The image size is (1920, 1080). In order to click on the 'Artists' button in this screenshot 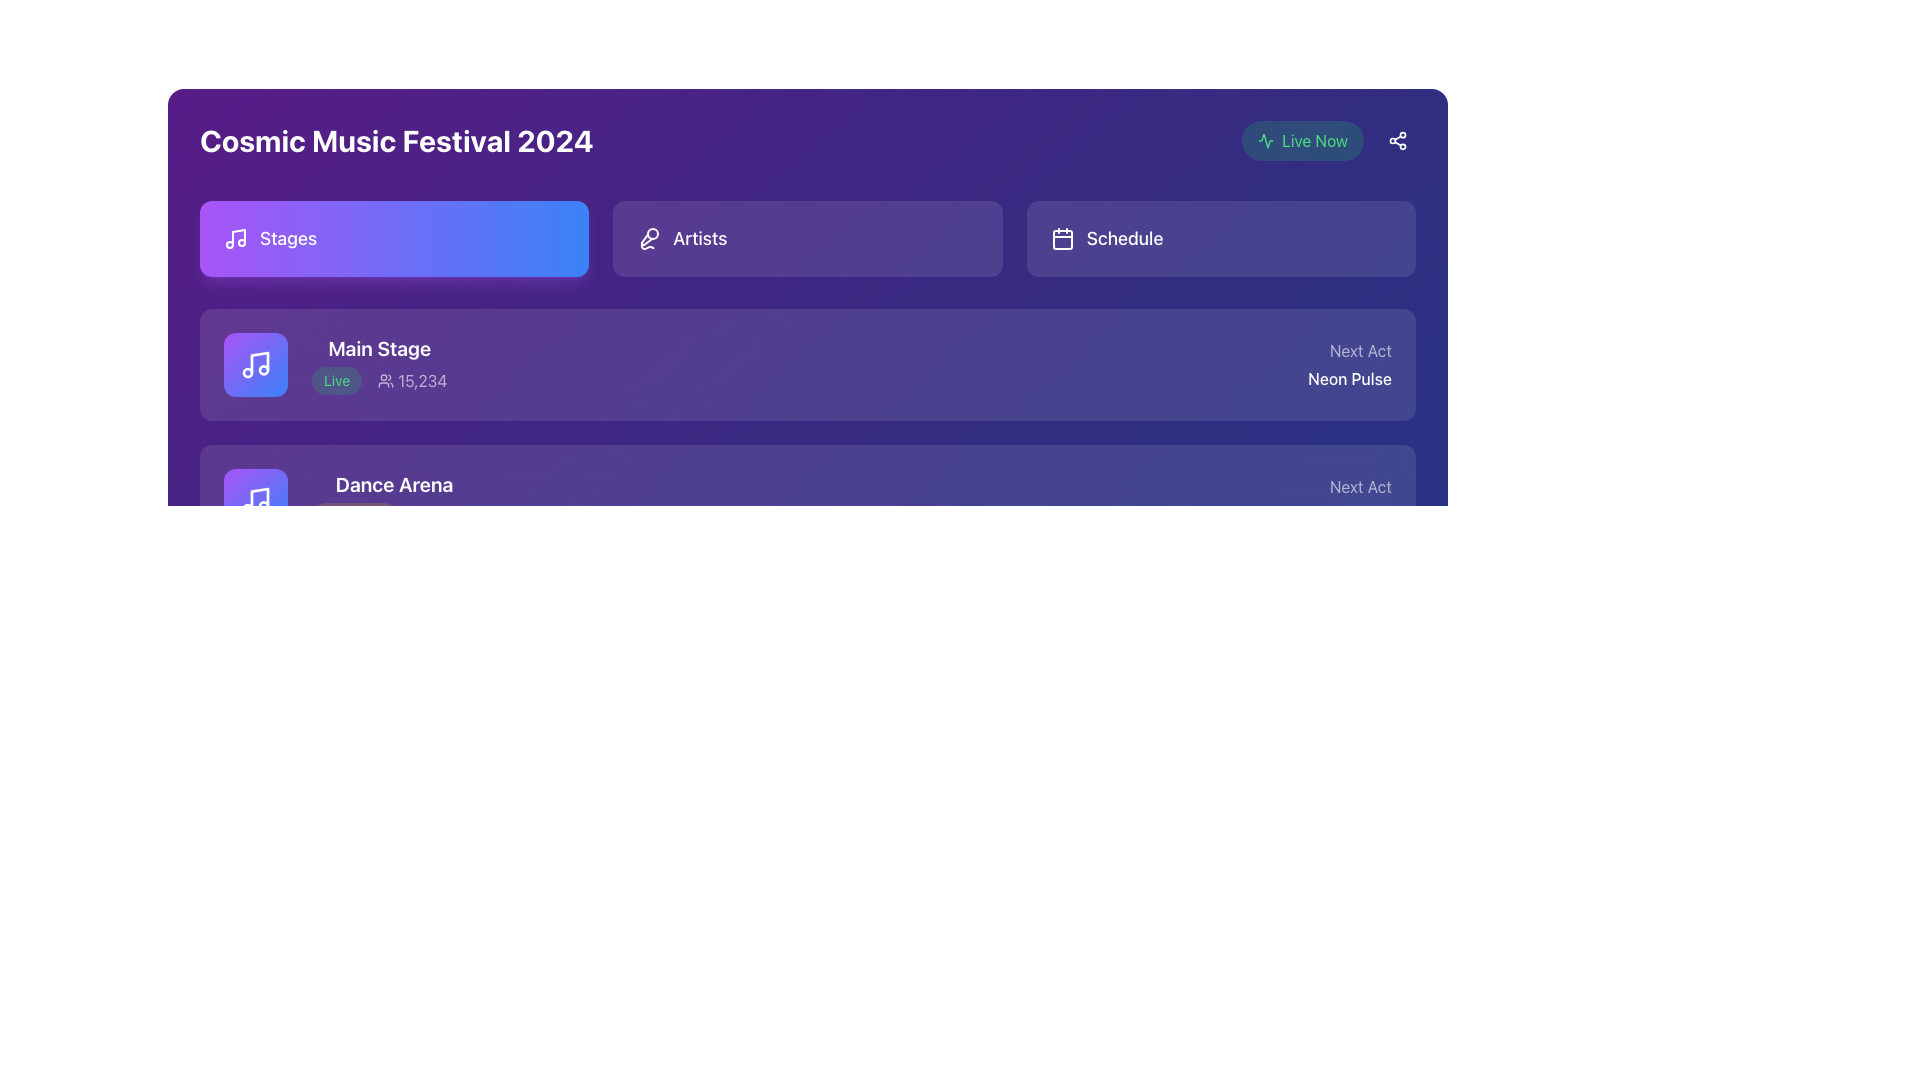, I will do `click(807, 238)`.